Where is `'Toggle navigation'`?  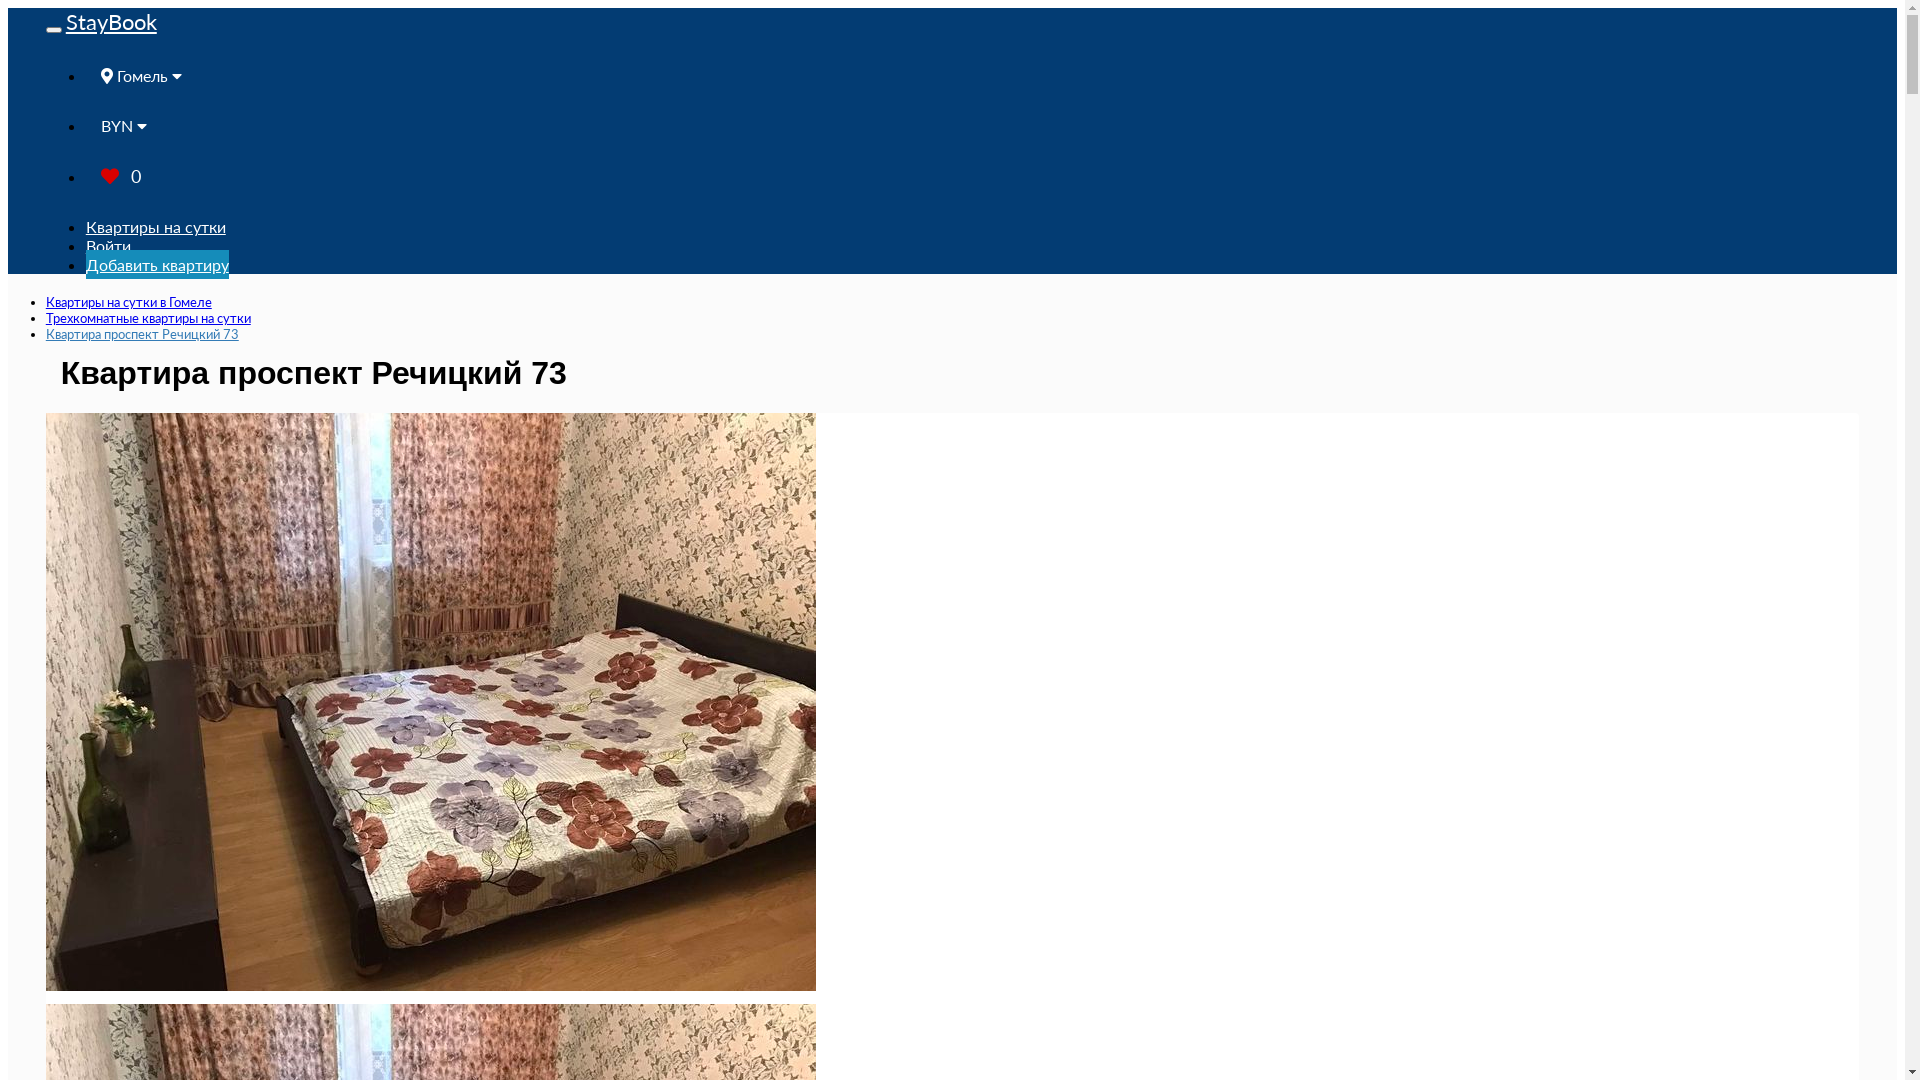 'Toggle navigation' is located at coordinates (46, 30).